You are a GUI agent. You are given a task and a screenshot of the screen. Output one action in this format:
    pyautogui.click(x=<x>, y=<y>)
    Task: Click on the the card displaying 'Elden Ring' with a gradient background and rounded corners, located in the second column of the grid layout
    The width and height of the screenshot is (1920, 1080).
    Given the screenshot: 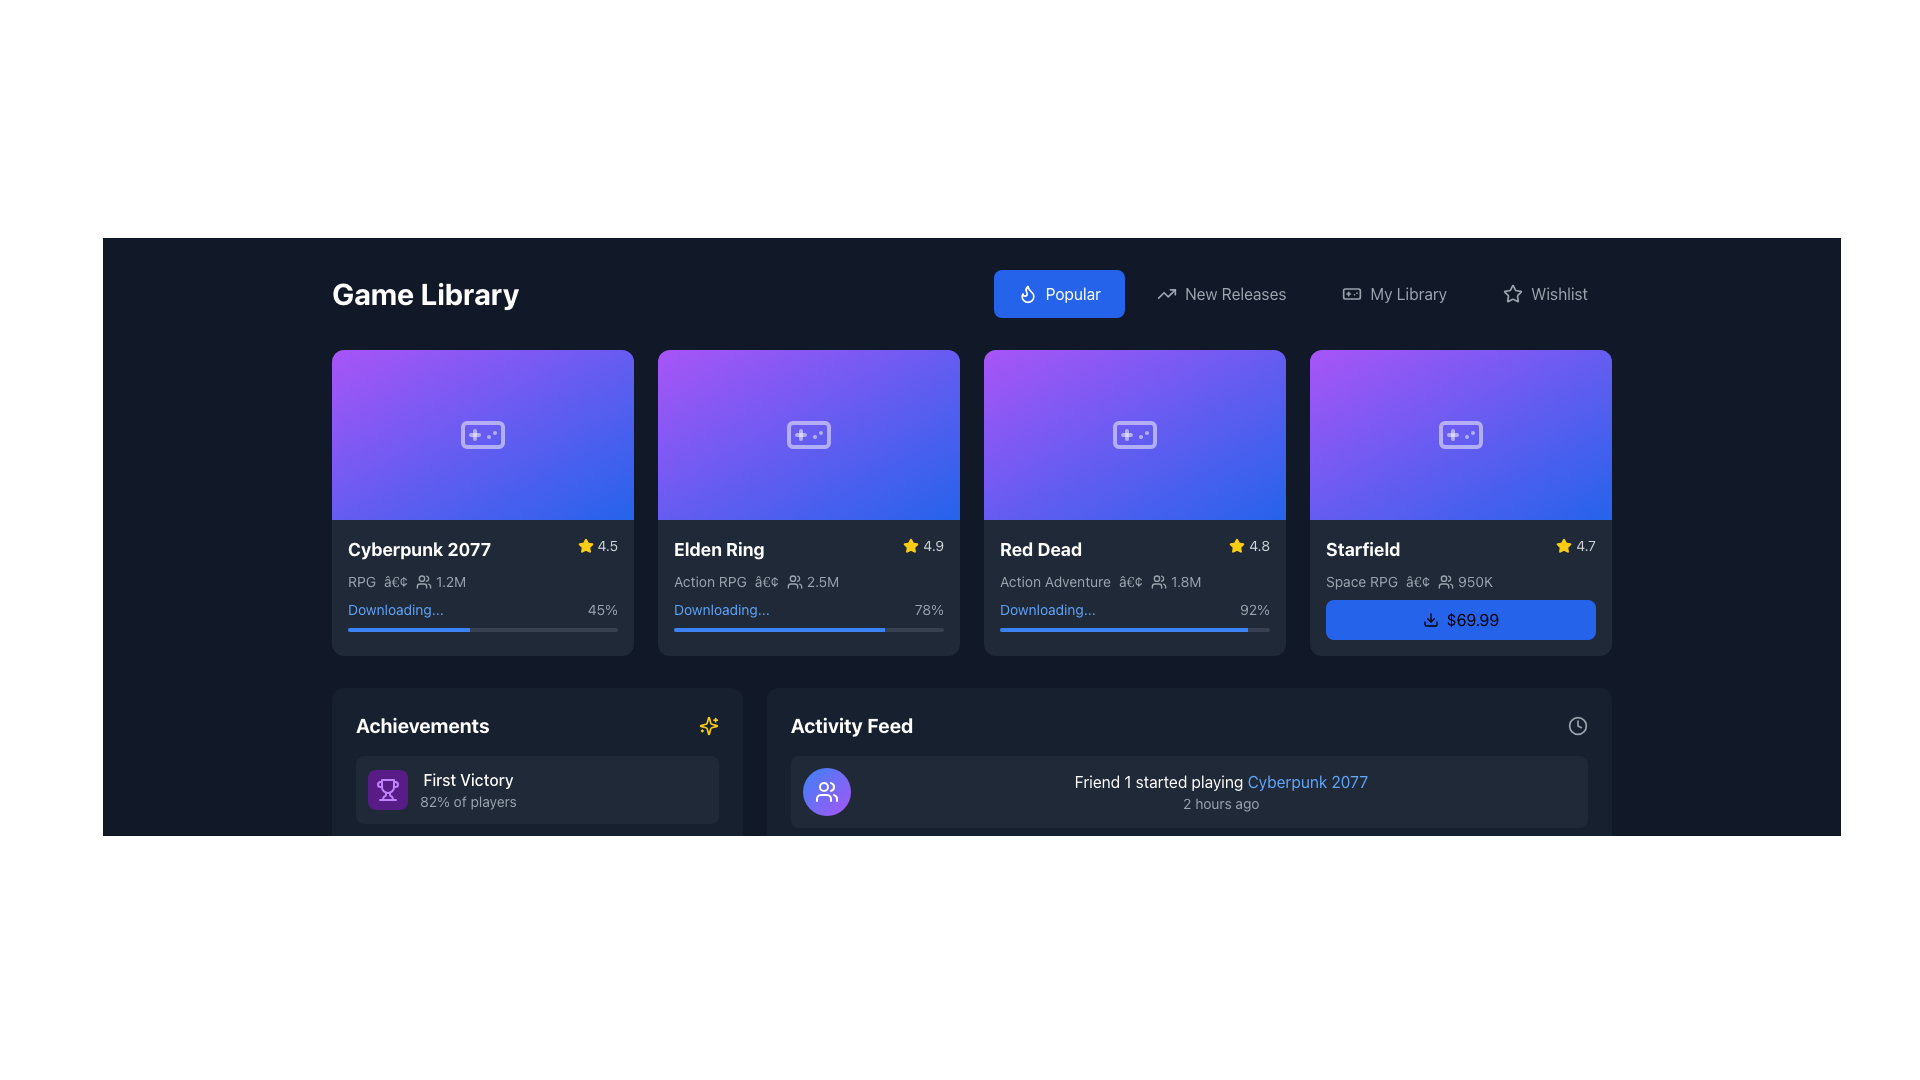 What is the action you would take?
    pyautogui.click(x=809, y=500)
    